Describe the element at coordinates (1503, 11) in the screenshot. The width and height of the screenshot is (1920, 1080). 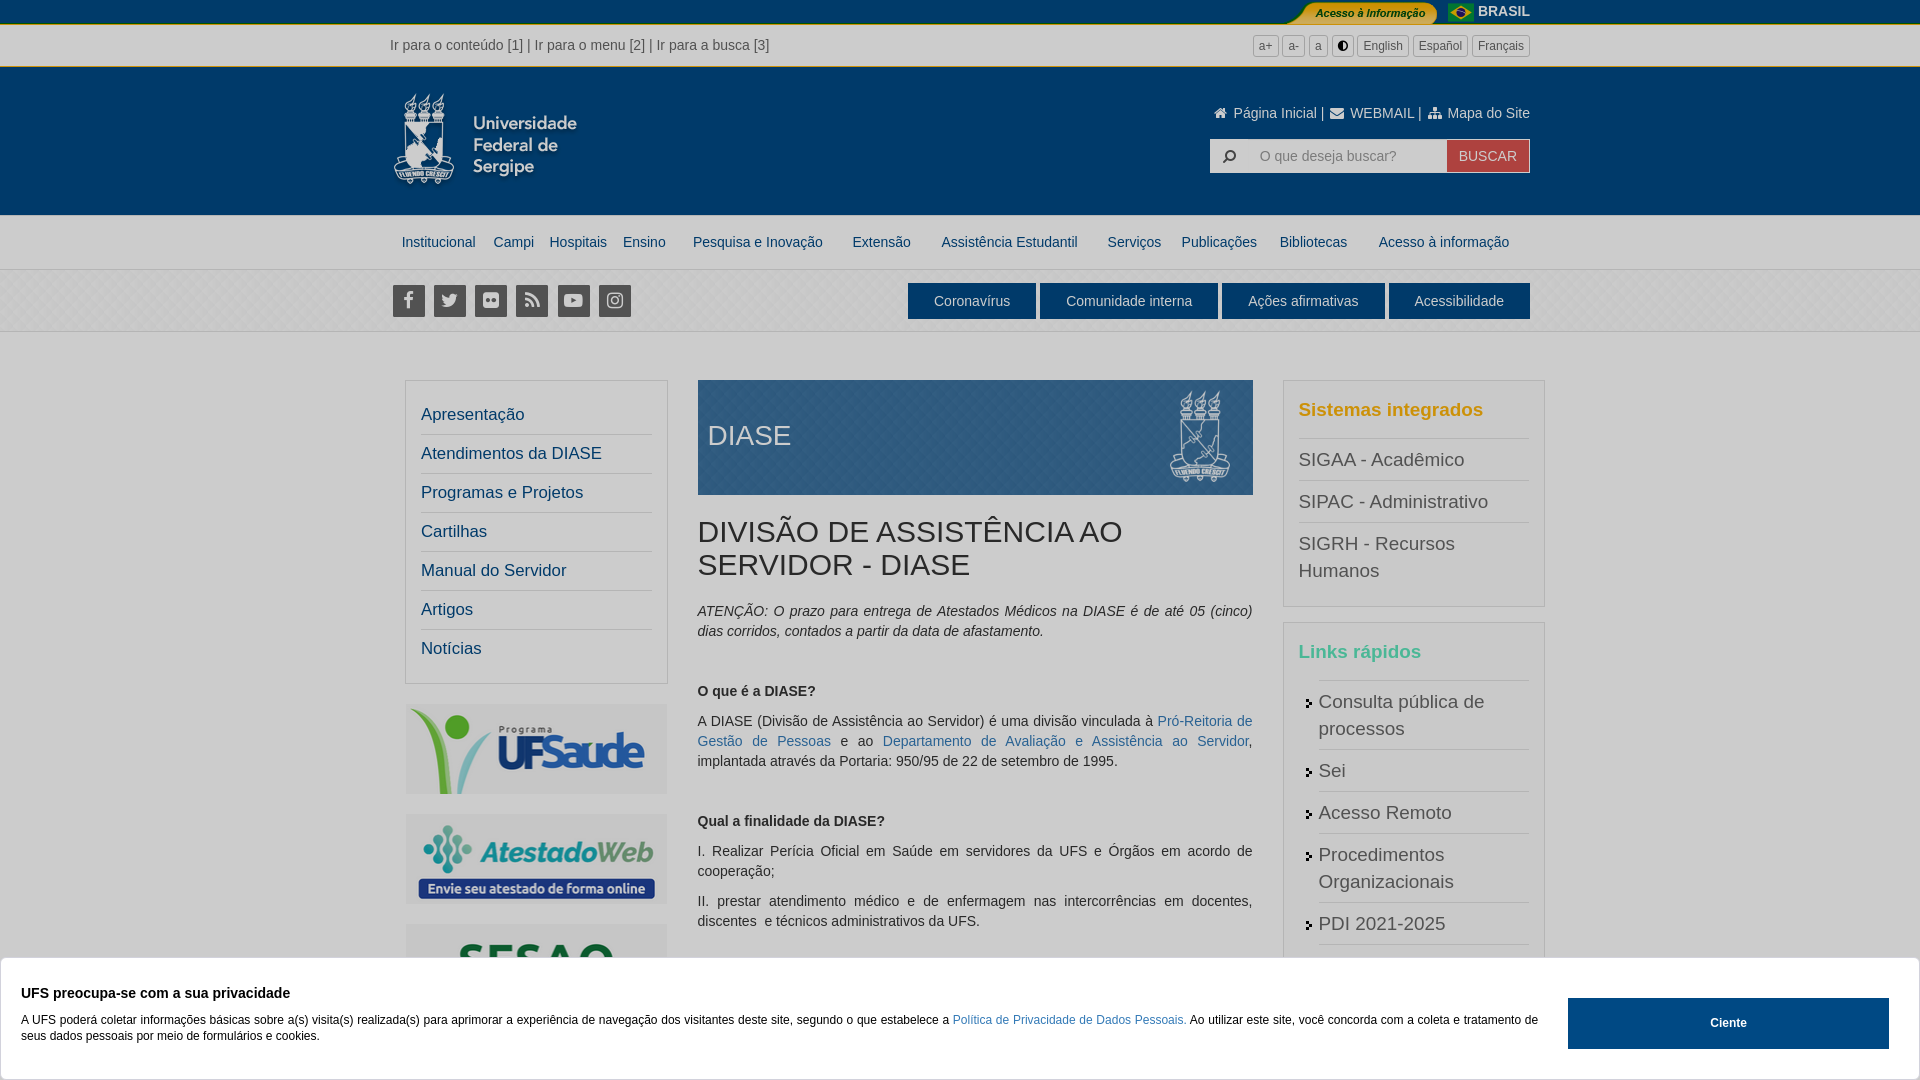
I see `'BRASIL'` at that location.